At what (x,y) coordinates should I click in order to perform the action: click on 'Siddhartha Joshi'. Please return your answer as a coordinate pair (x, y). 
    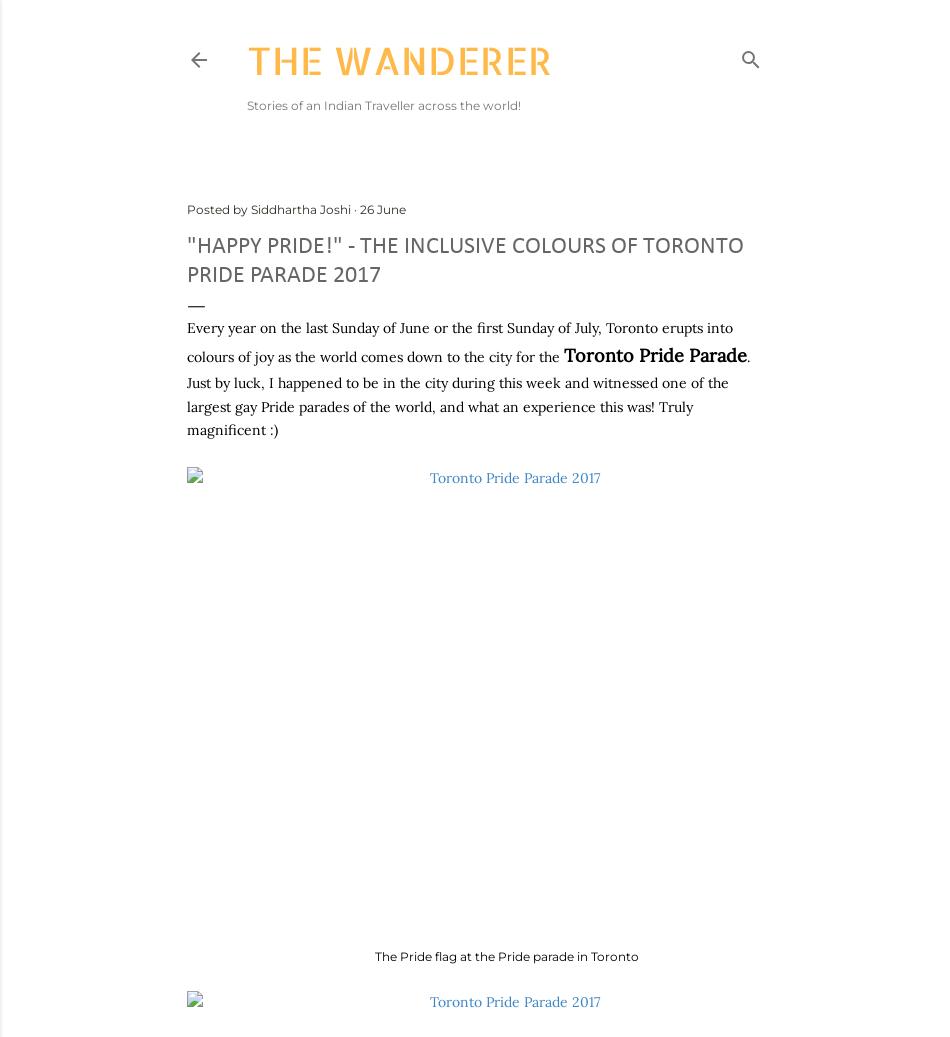
    Looking at the image, I should click on (299, 208).